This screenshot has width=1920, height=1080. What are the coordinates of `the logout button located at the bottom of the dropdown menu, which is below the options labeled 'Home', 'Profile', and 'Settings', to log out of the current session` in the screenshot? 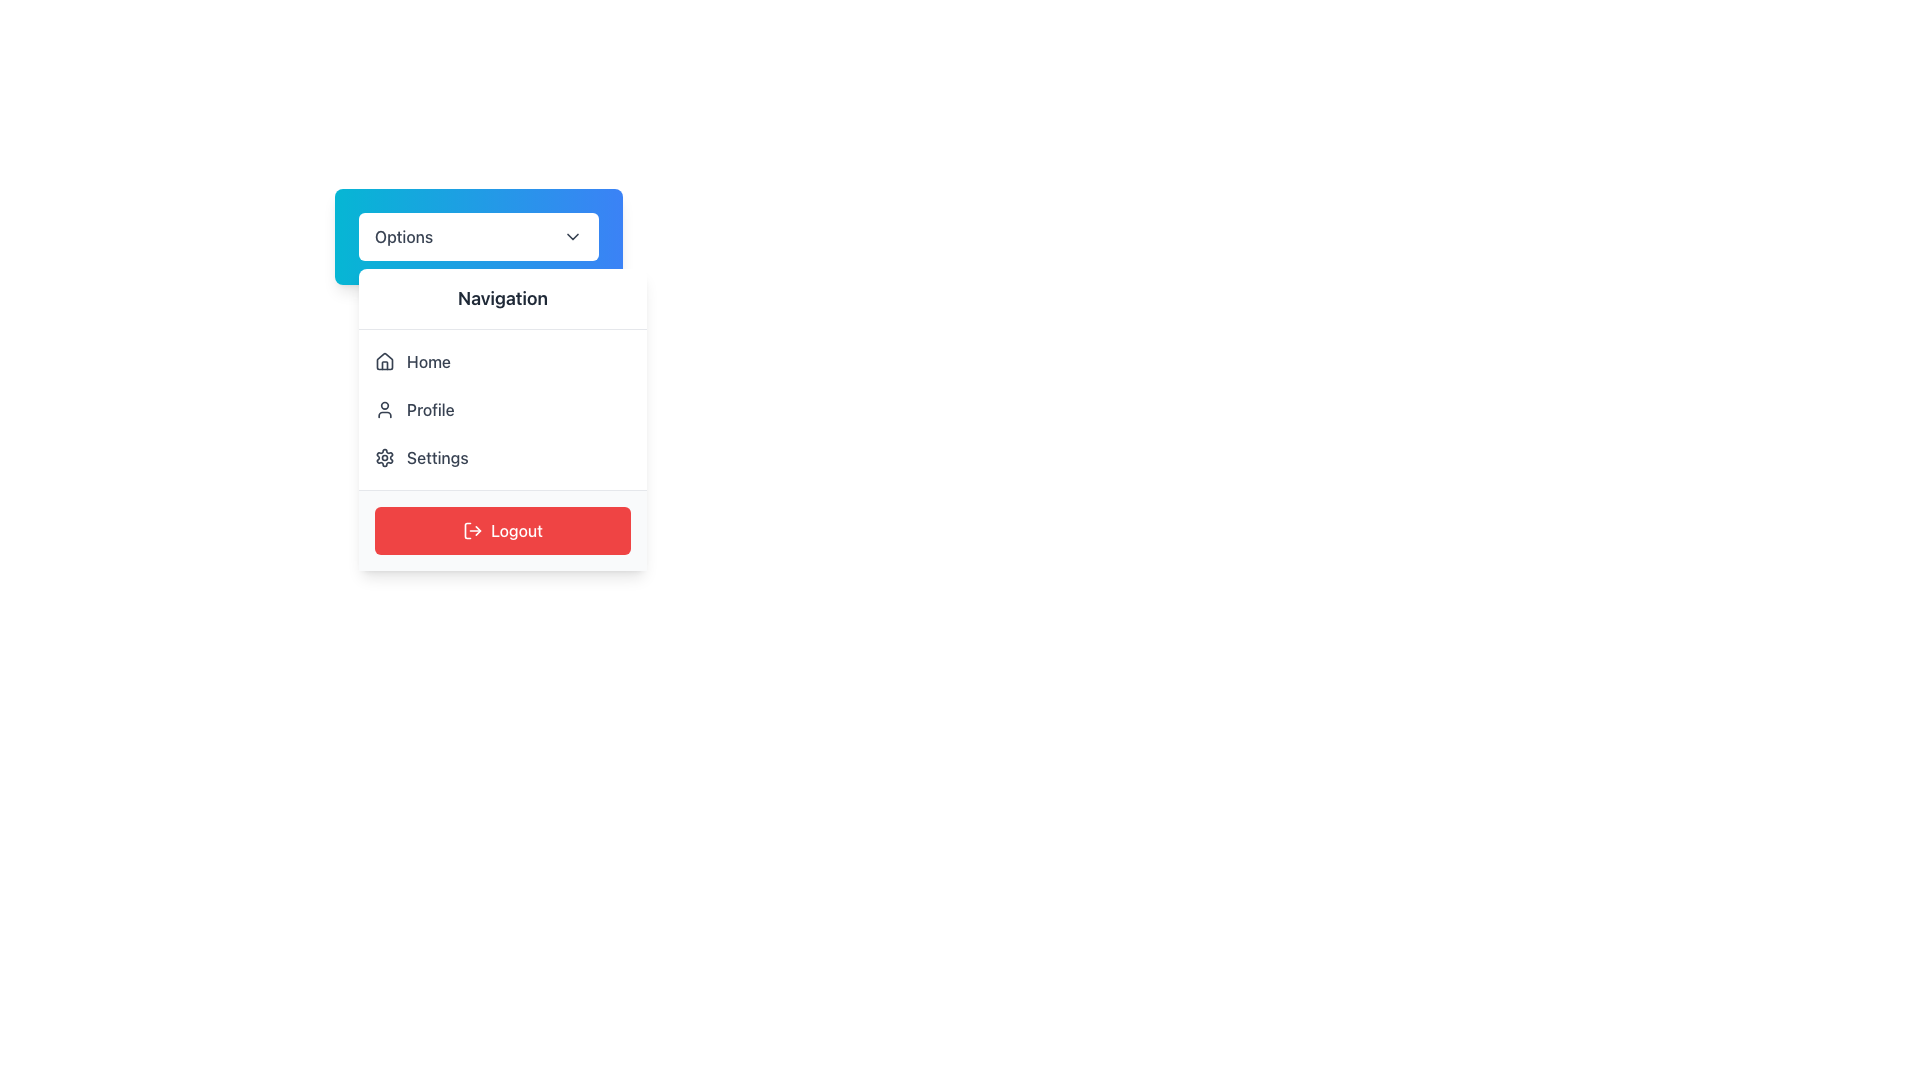 It's located at (503, 529).